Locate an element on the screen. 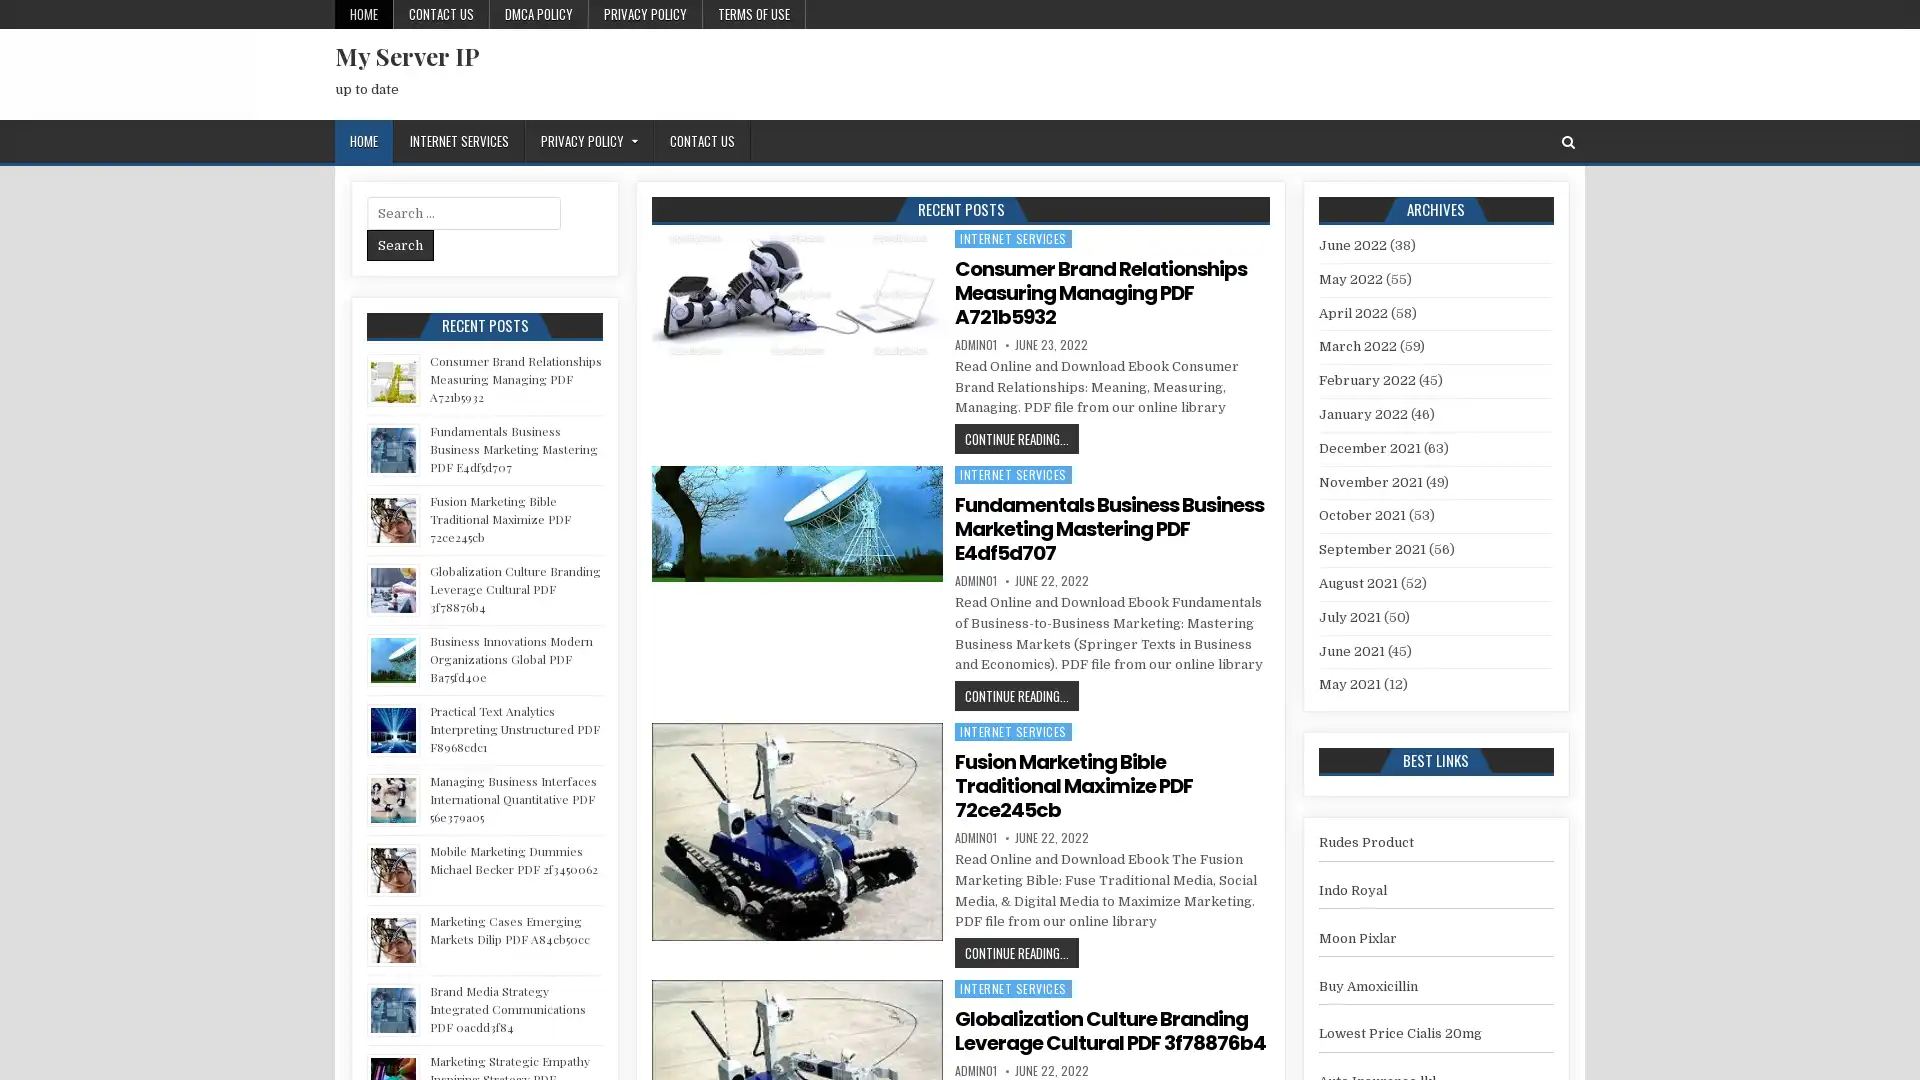 The height and width of the screenshot is (1080, 1920). Search is located at coordinates (400, 244).